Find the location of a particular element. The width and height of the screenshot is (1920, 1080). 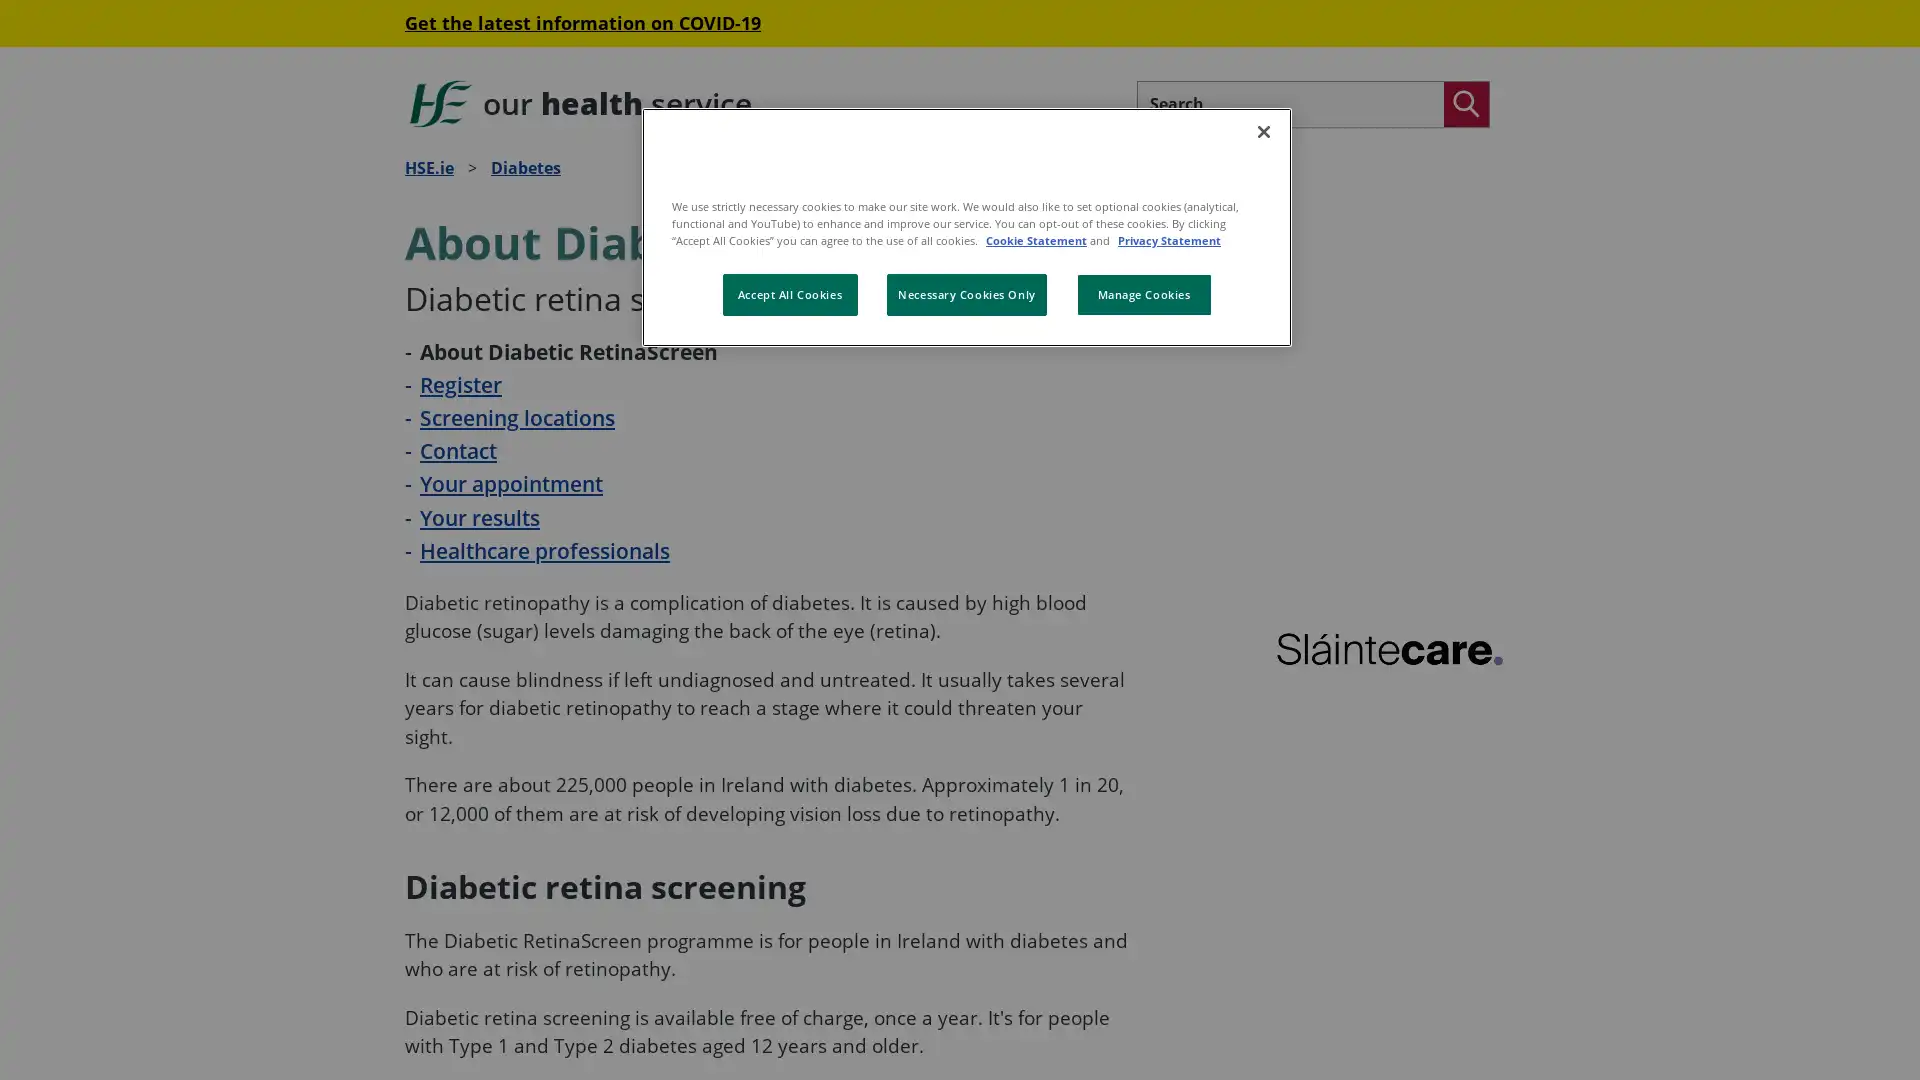

Search is located at coordinates (1466, 103).